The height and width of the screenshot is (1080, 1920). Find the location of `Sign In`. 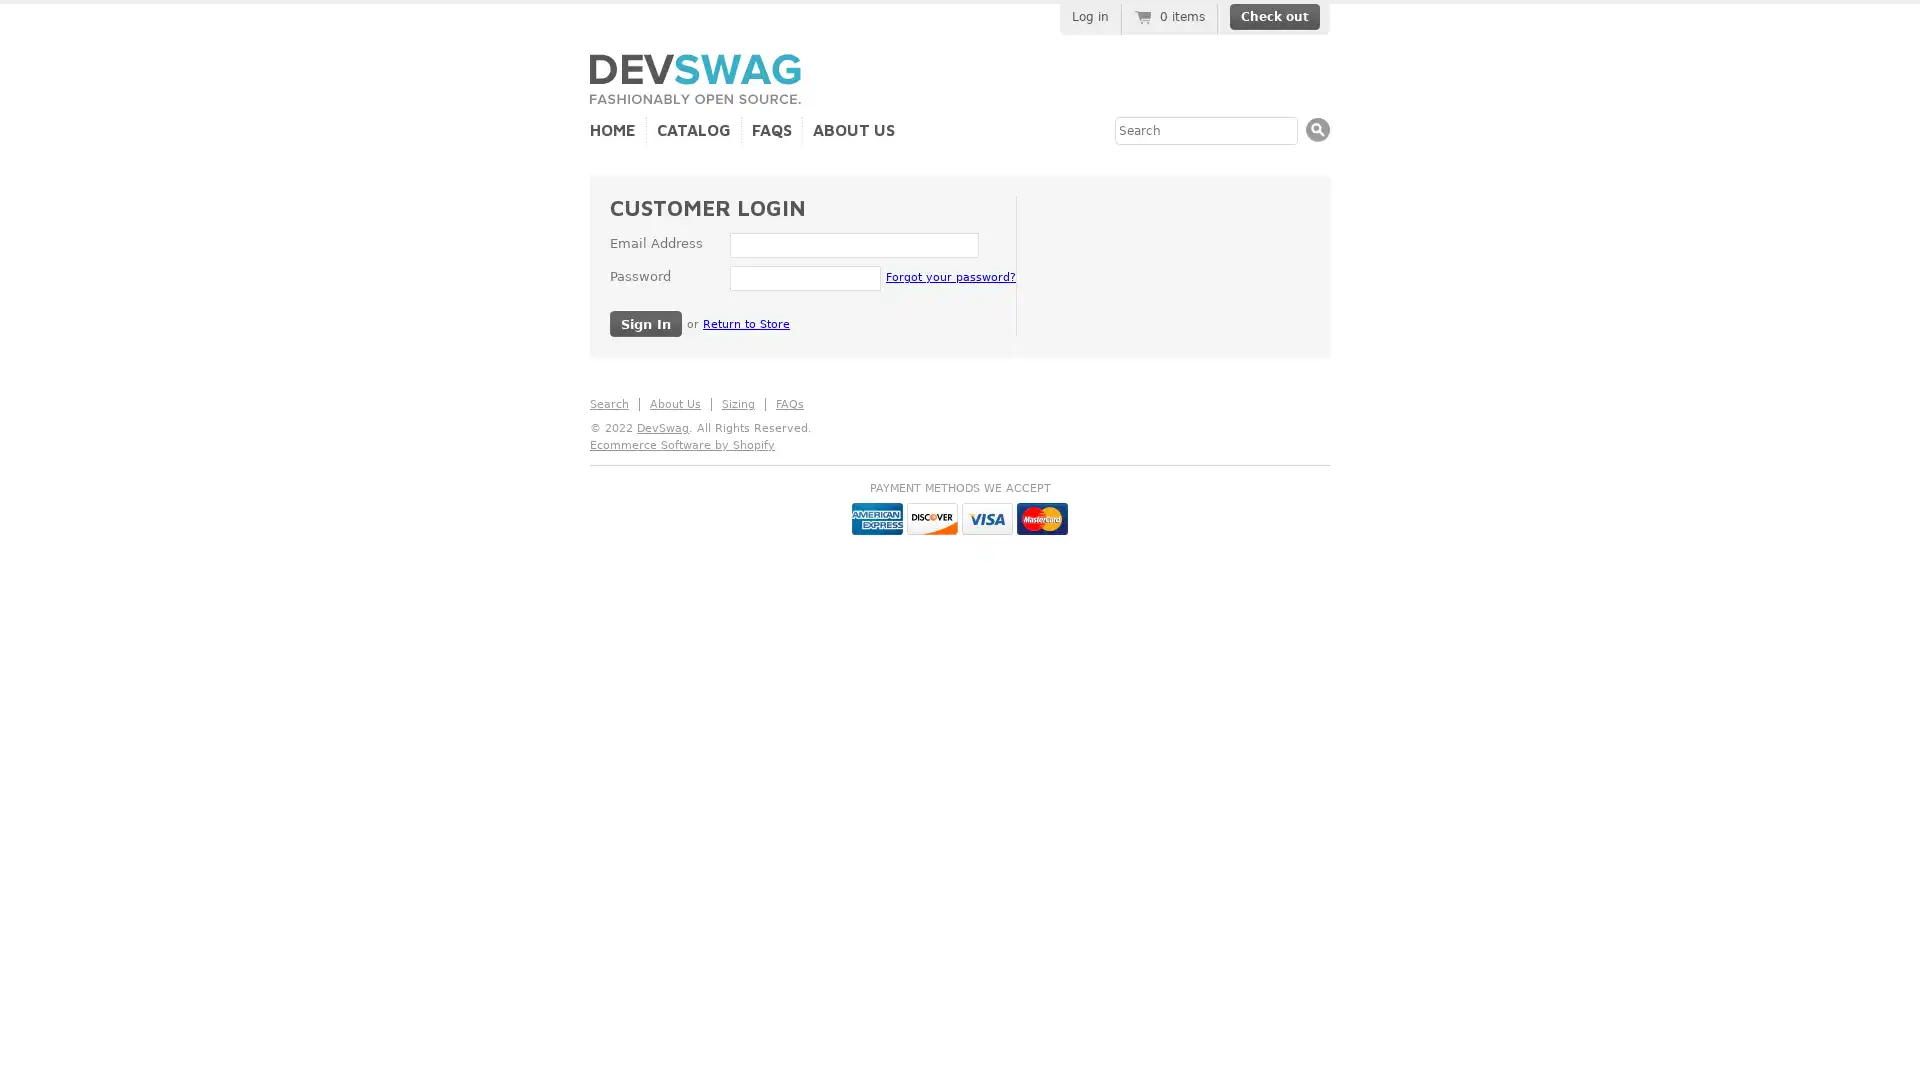

Sign In is located at coordinates (646, 322).